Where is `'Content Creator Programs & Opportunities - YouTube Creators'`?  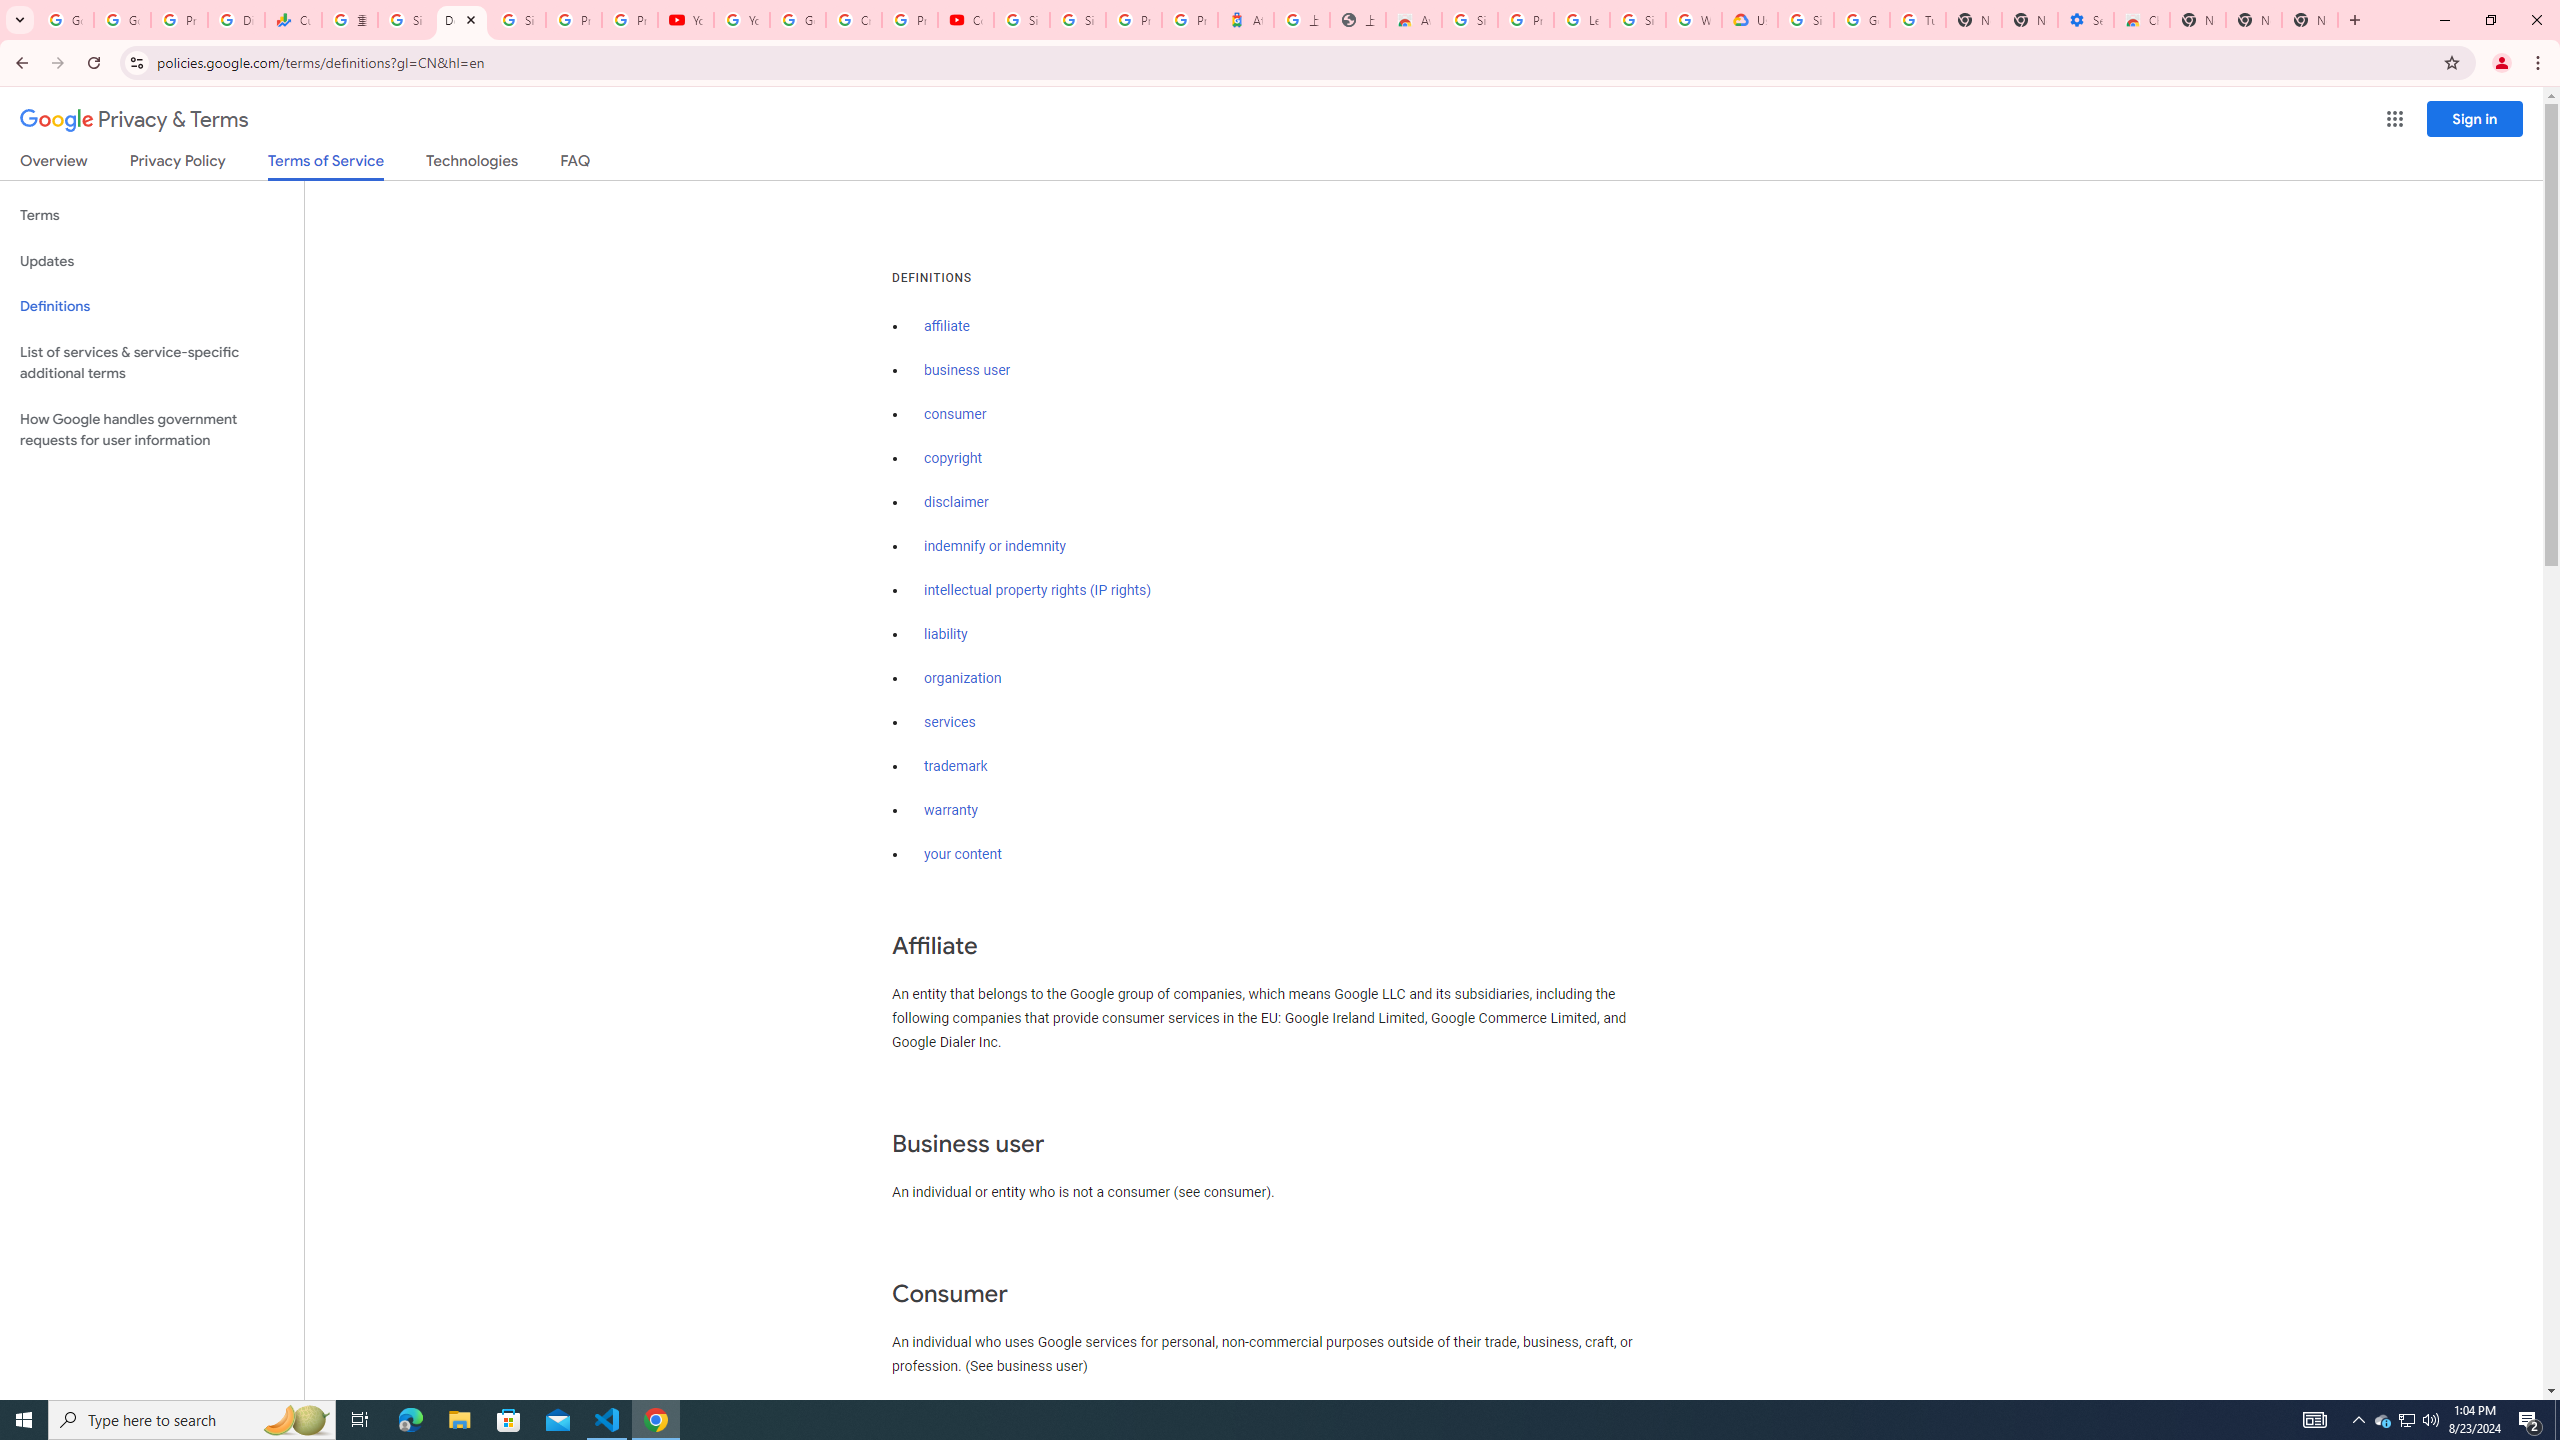
'Content Creator Programs & Opportunities - YouTube Creators' is located at coordinates (966, 19).